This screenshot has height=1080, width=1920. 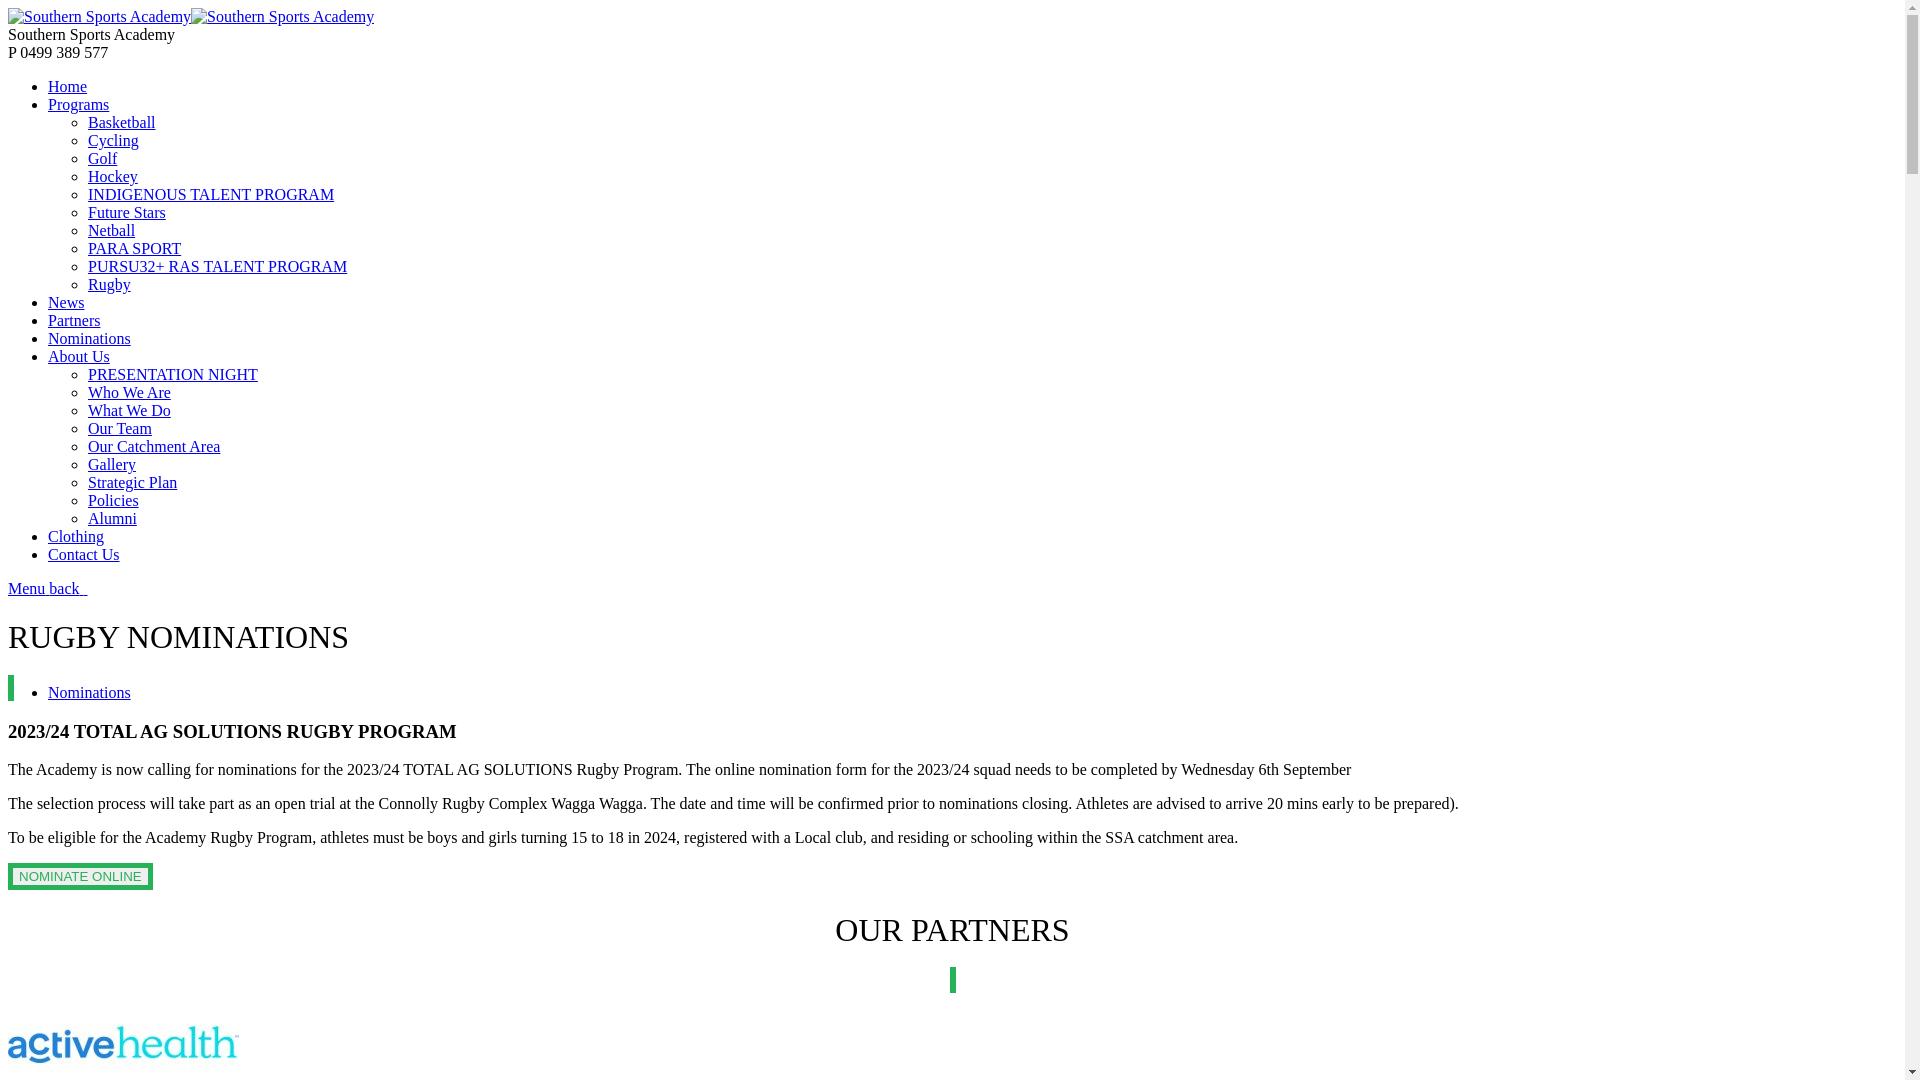 What do you see at coordinates (86, 284) in the screenshot?
I see `'Rugby'` at bounding box center [86, 284].